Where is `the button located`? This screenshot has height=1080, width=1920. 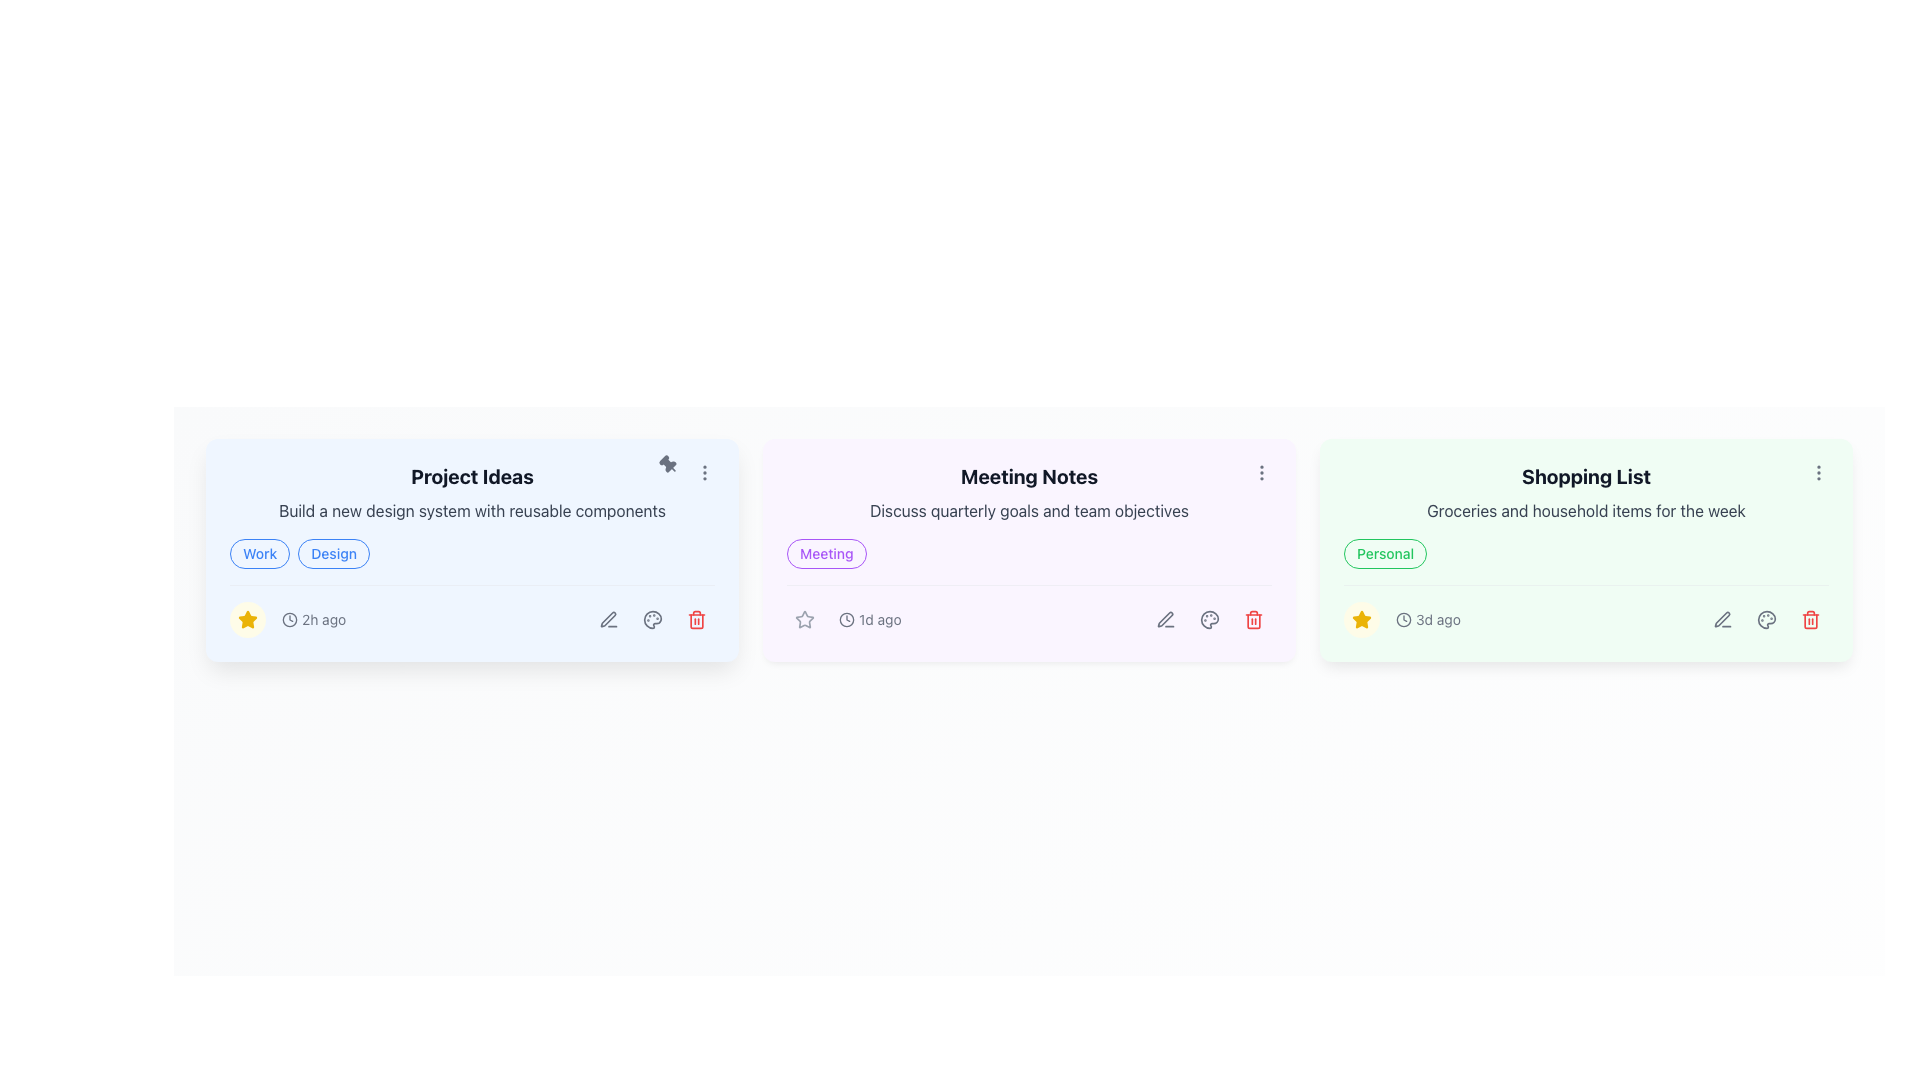
the button located is located at coordinates (1166, 619).